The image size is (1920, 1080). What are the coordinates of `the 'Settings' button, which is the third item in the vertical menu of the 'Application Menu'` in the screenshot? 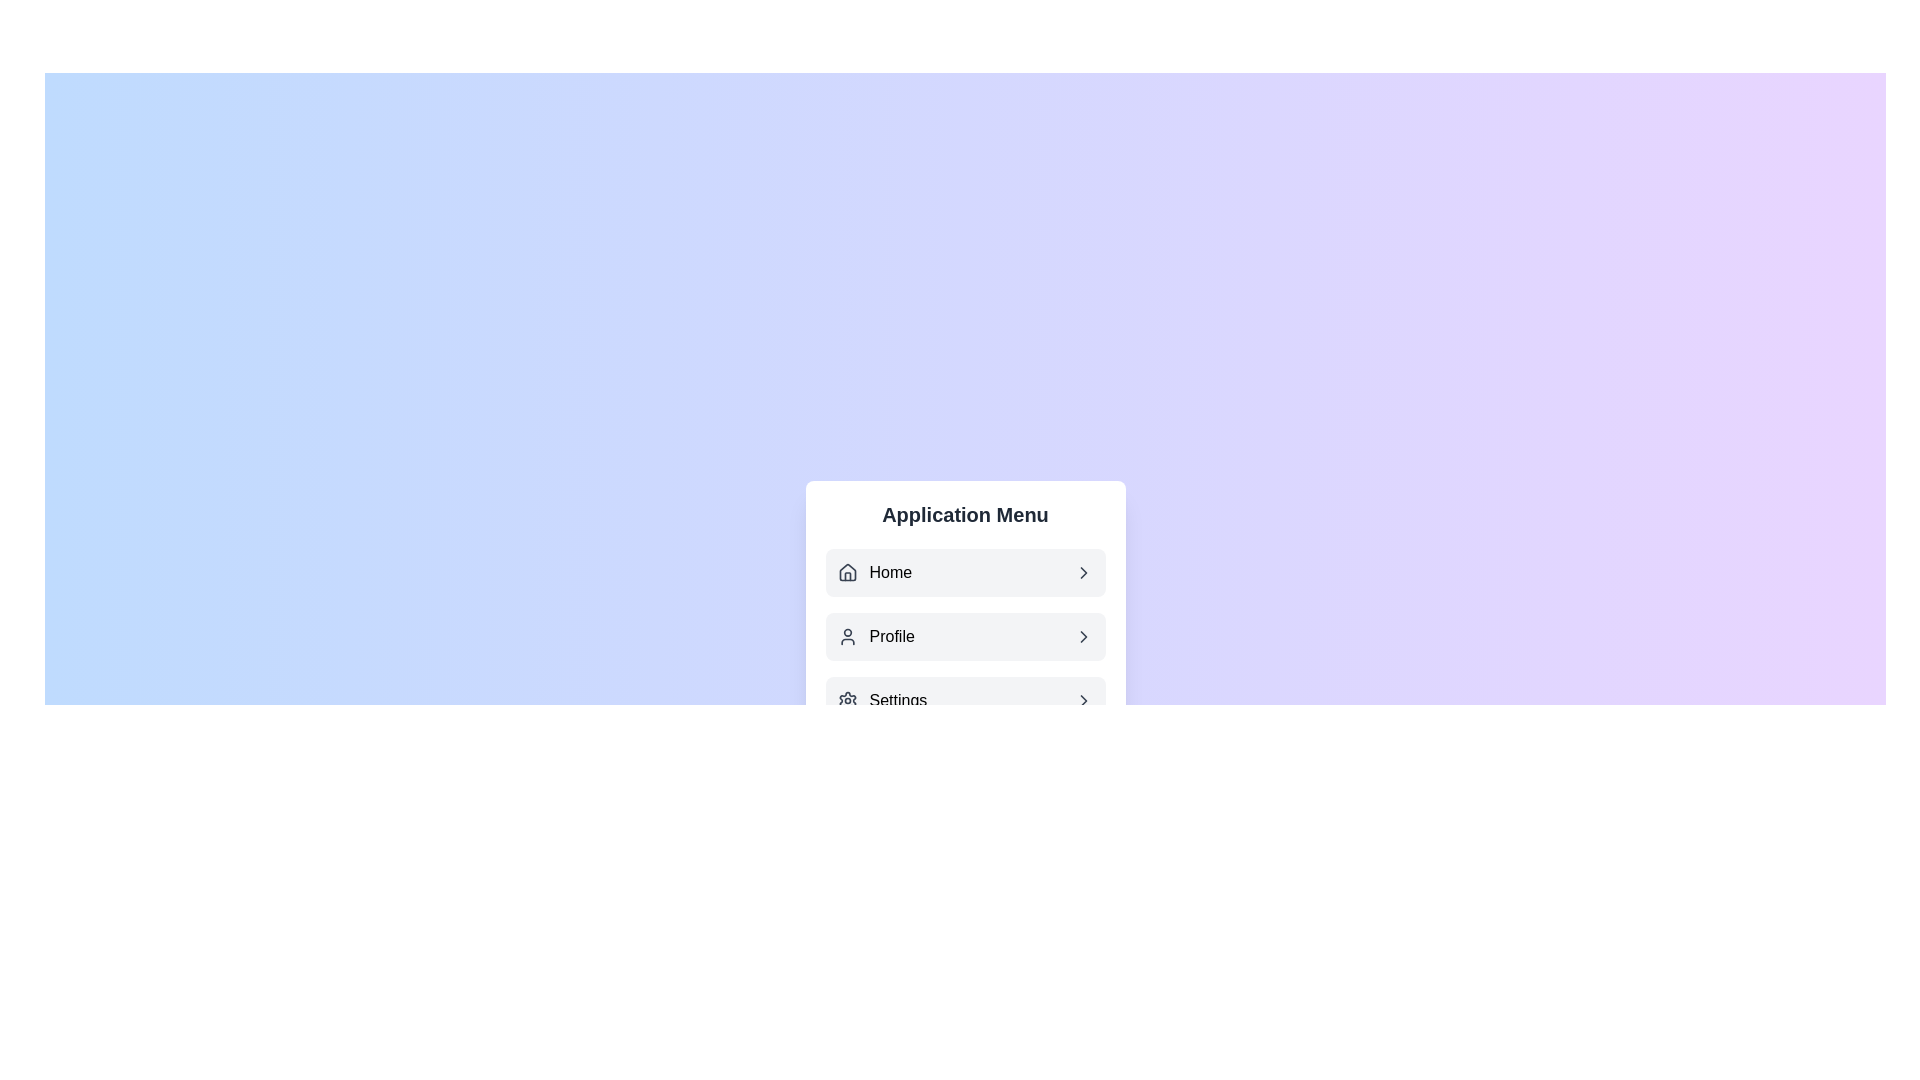 It's located at (965, 700).